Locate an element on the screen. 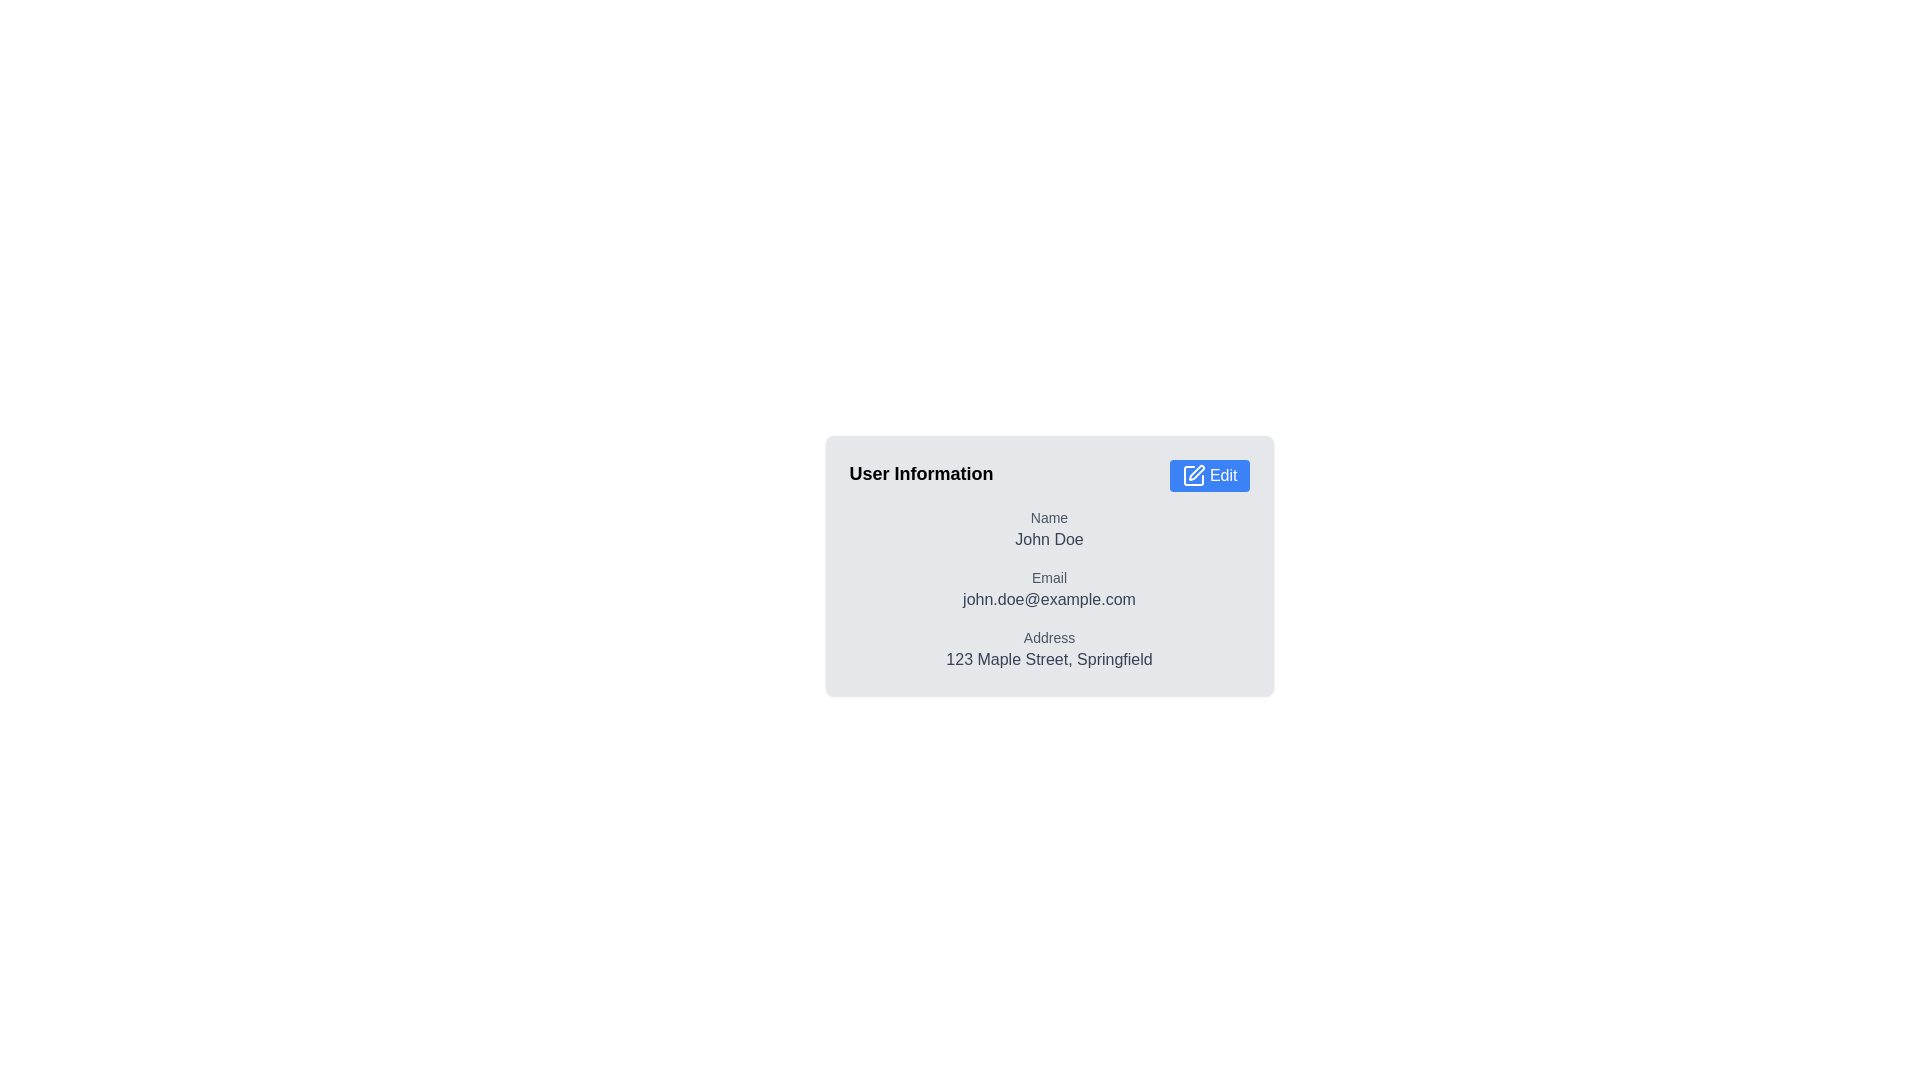 Image resolution: width=1920 pixels, height=1080 pixels. the 'Edit' button located in the top-right corner of the 'User Information' card, which contains the pen icon to signify the edit action is located at coordinates (1196, 473).